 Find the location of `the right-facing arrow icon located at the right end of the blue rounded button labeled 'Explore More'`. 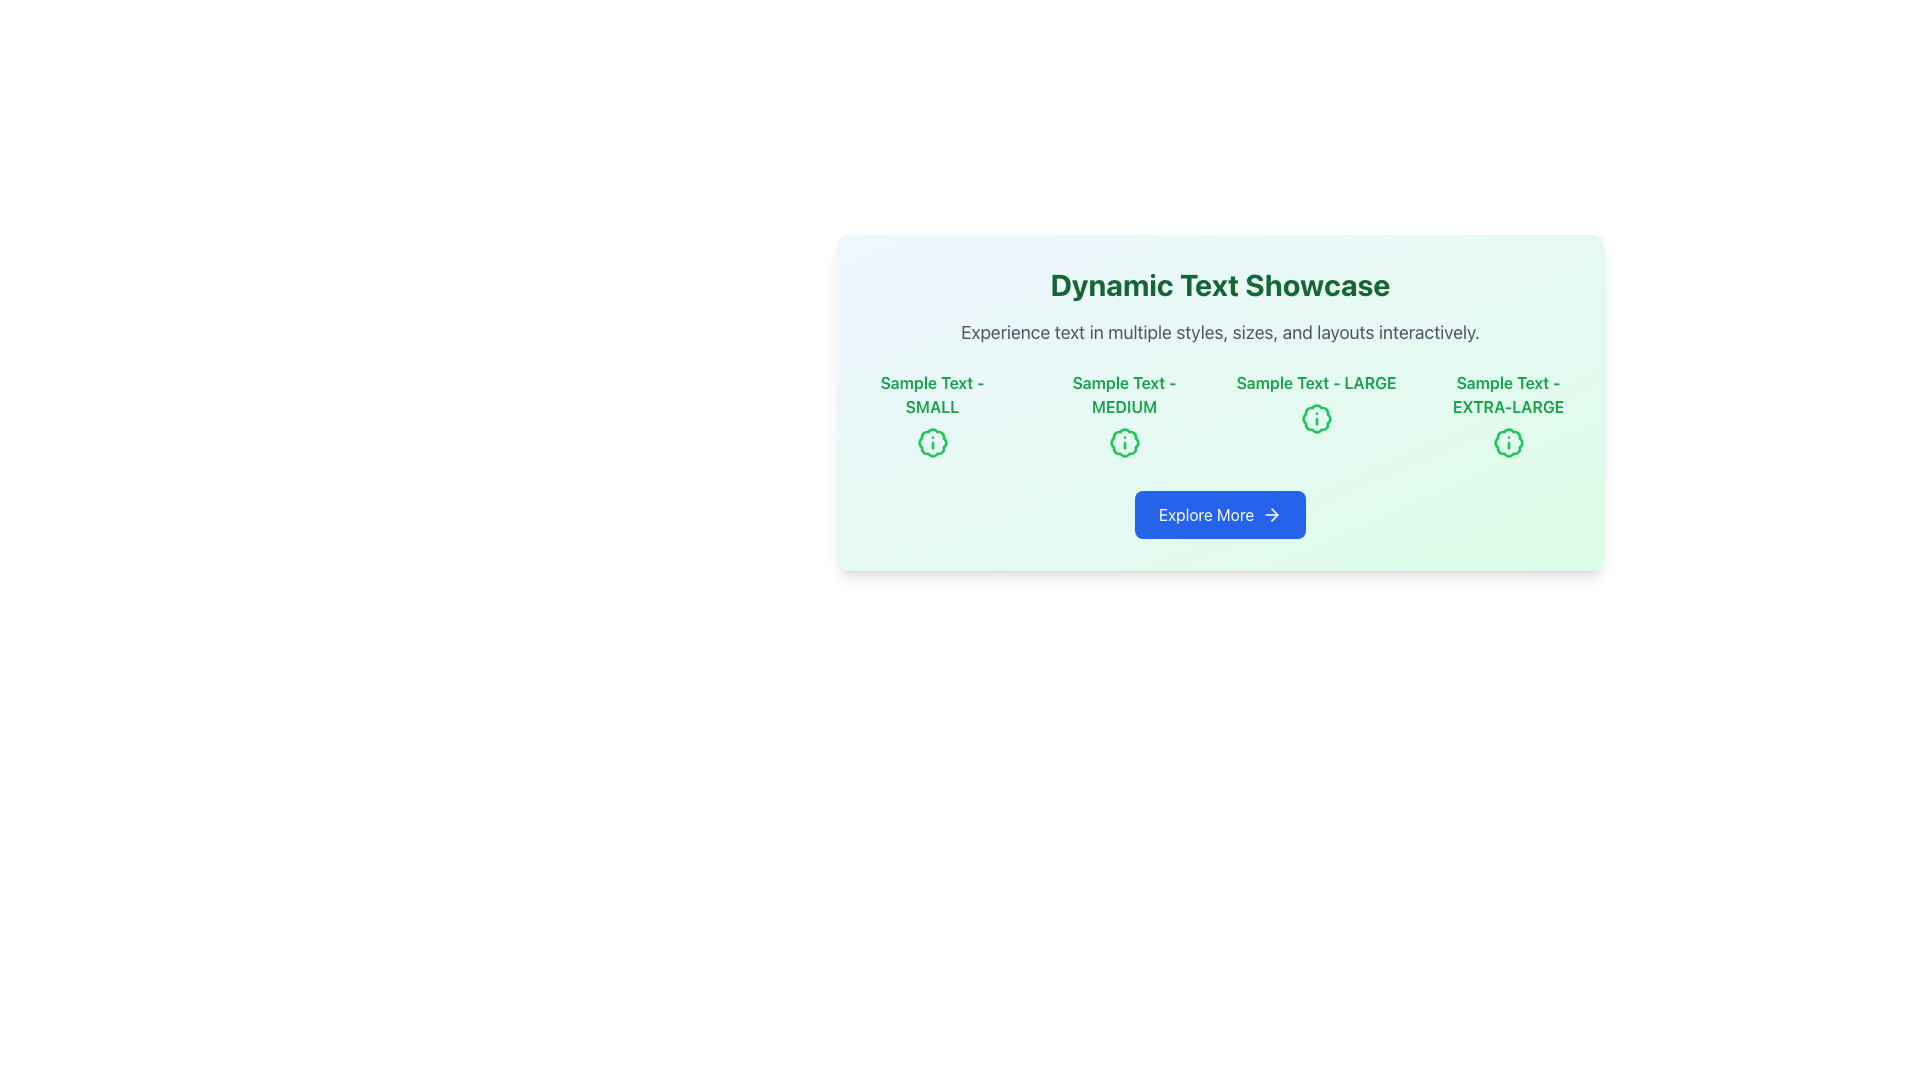

the right-facing arrow icon located at the right end of the blue rounded button labeled 'Explore More' is located at coordinates (1271, 514).